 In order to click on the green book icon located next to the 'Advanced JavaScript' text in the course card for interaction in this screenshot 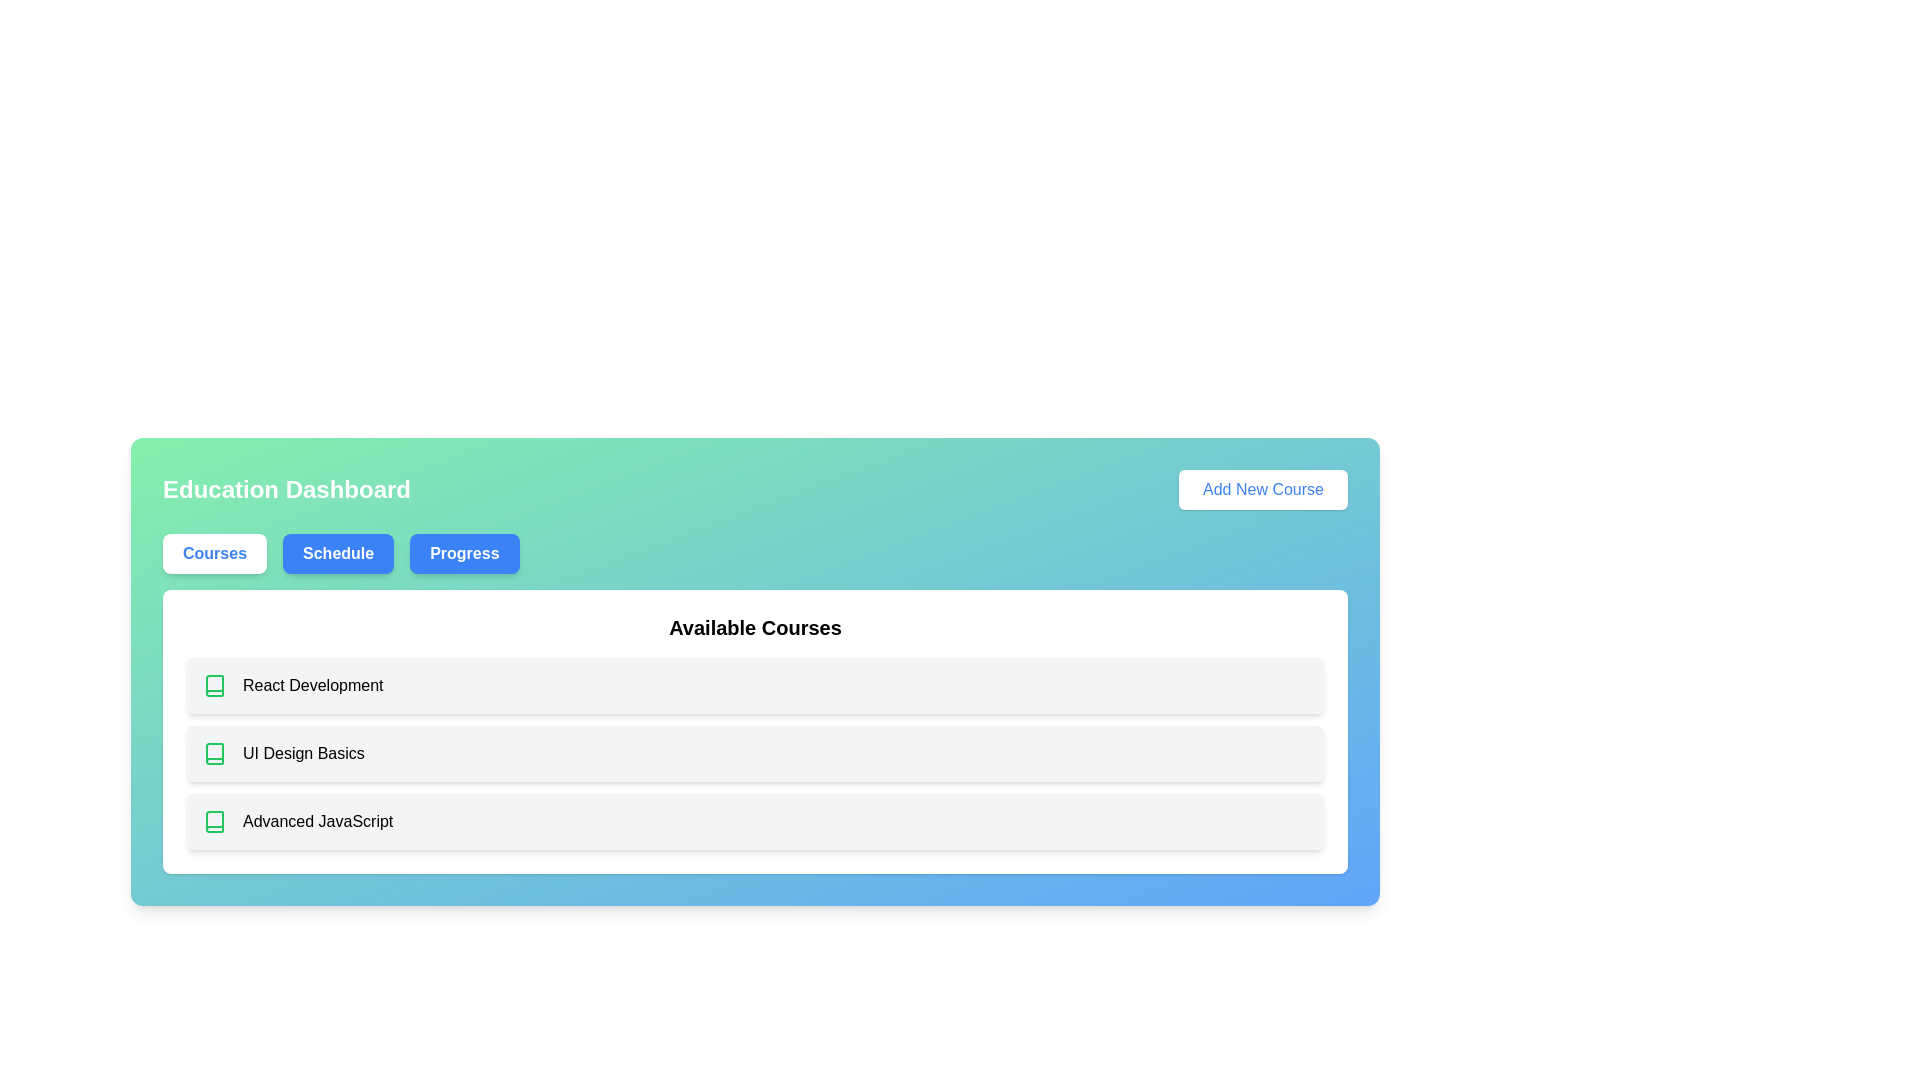, I will do `click(215, 821)`.